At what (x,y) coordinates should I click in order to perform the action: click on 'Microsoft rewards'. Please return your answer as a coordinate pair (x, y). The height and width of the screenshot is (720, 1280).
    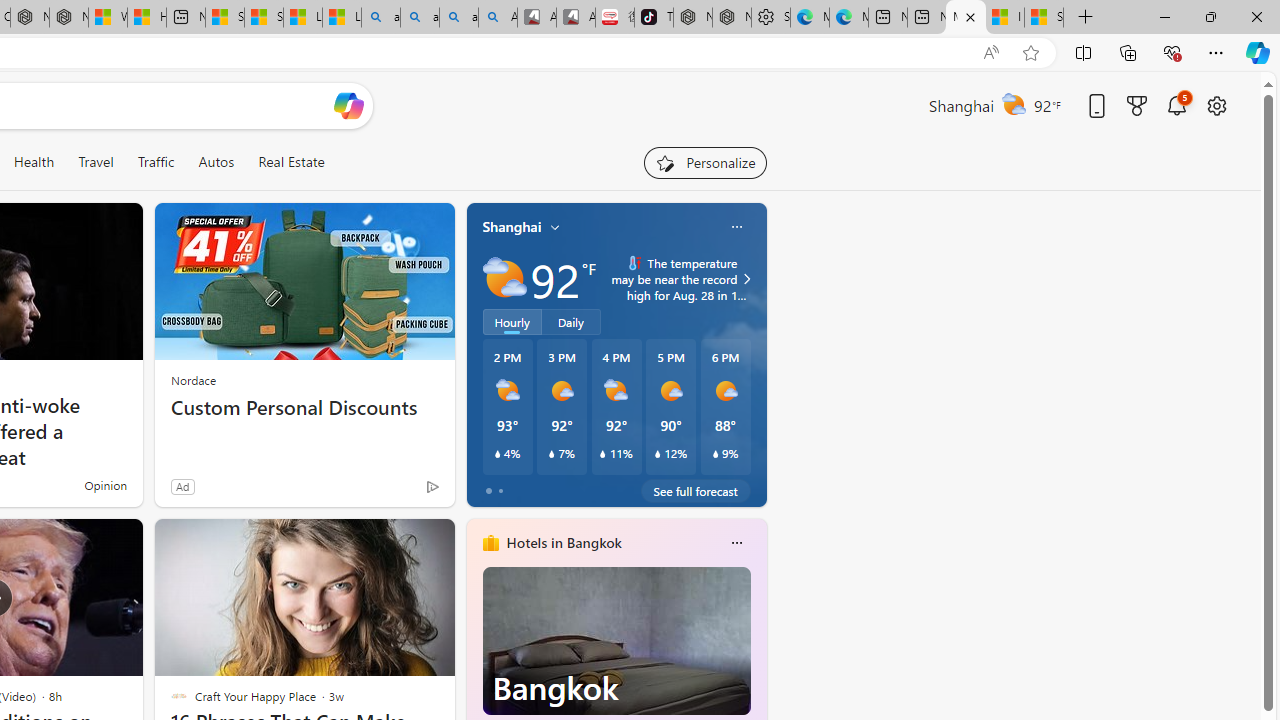
    Looking at the image, I should click on (1137, 105).